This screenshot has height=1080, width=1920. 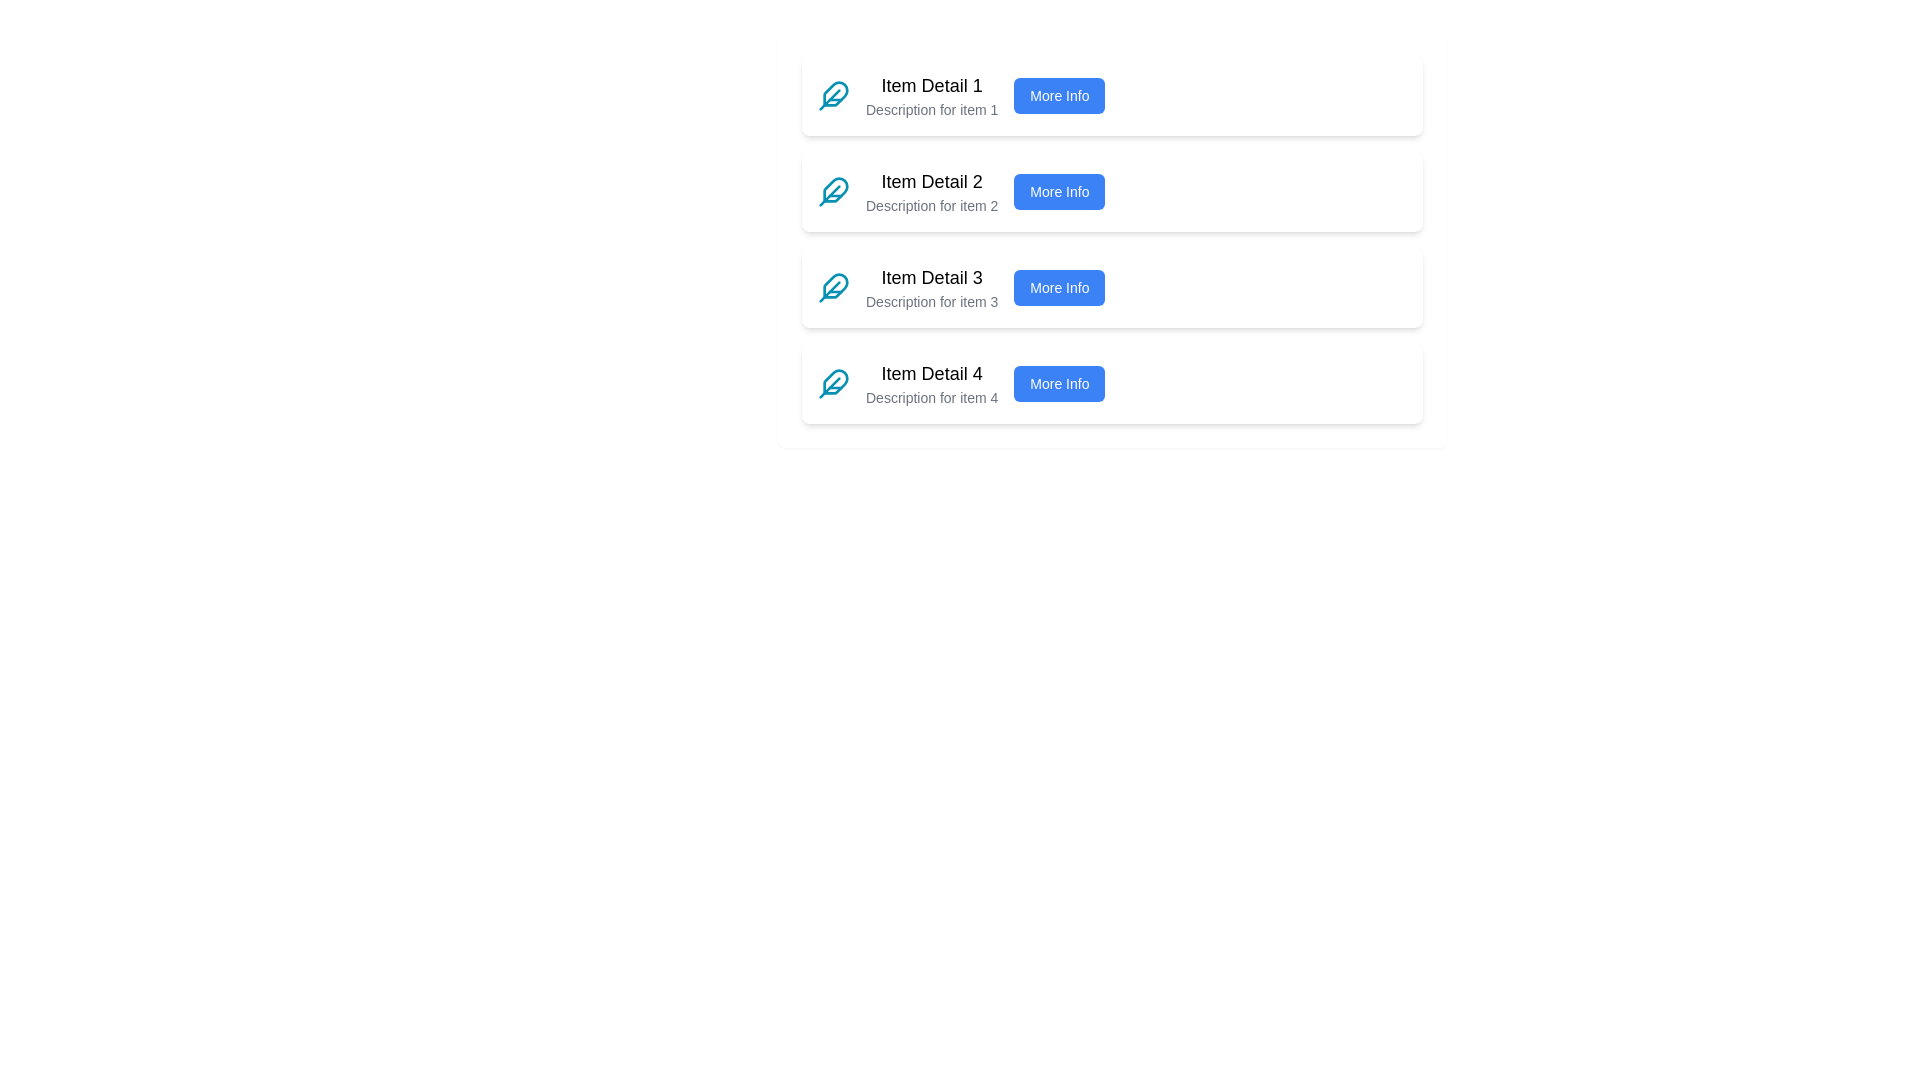 What do you see at coordinates (834, 384) in the screenshot?
I see `the feather icon with cyan-blue strokes located under 'Item Detail 4' before the 'More Info' button` at bounding box center [834, 384].